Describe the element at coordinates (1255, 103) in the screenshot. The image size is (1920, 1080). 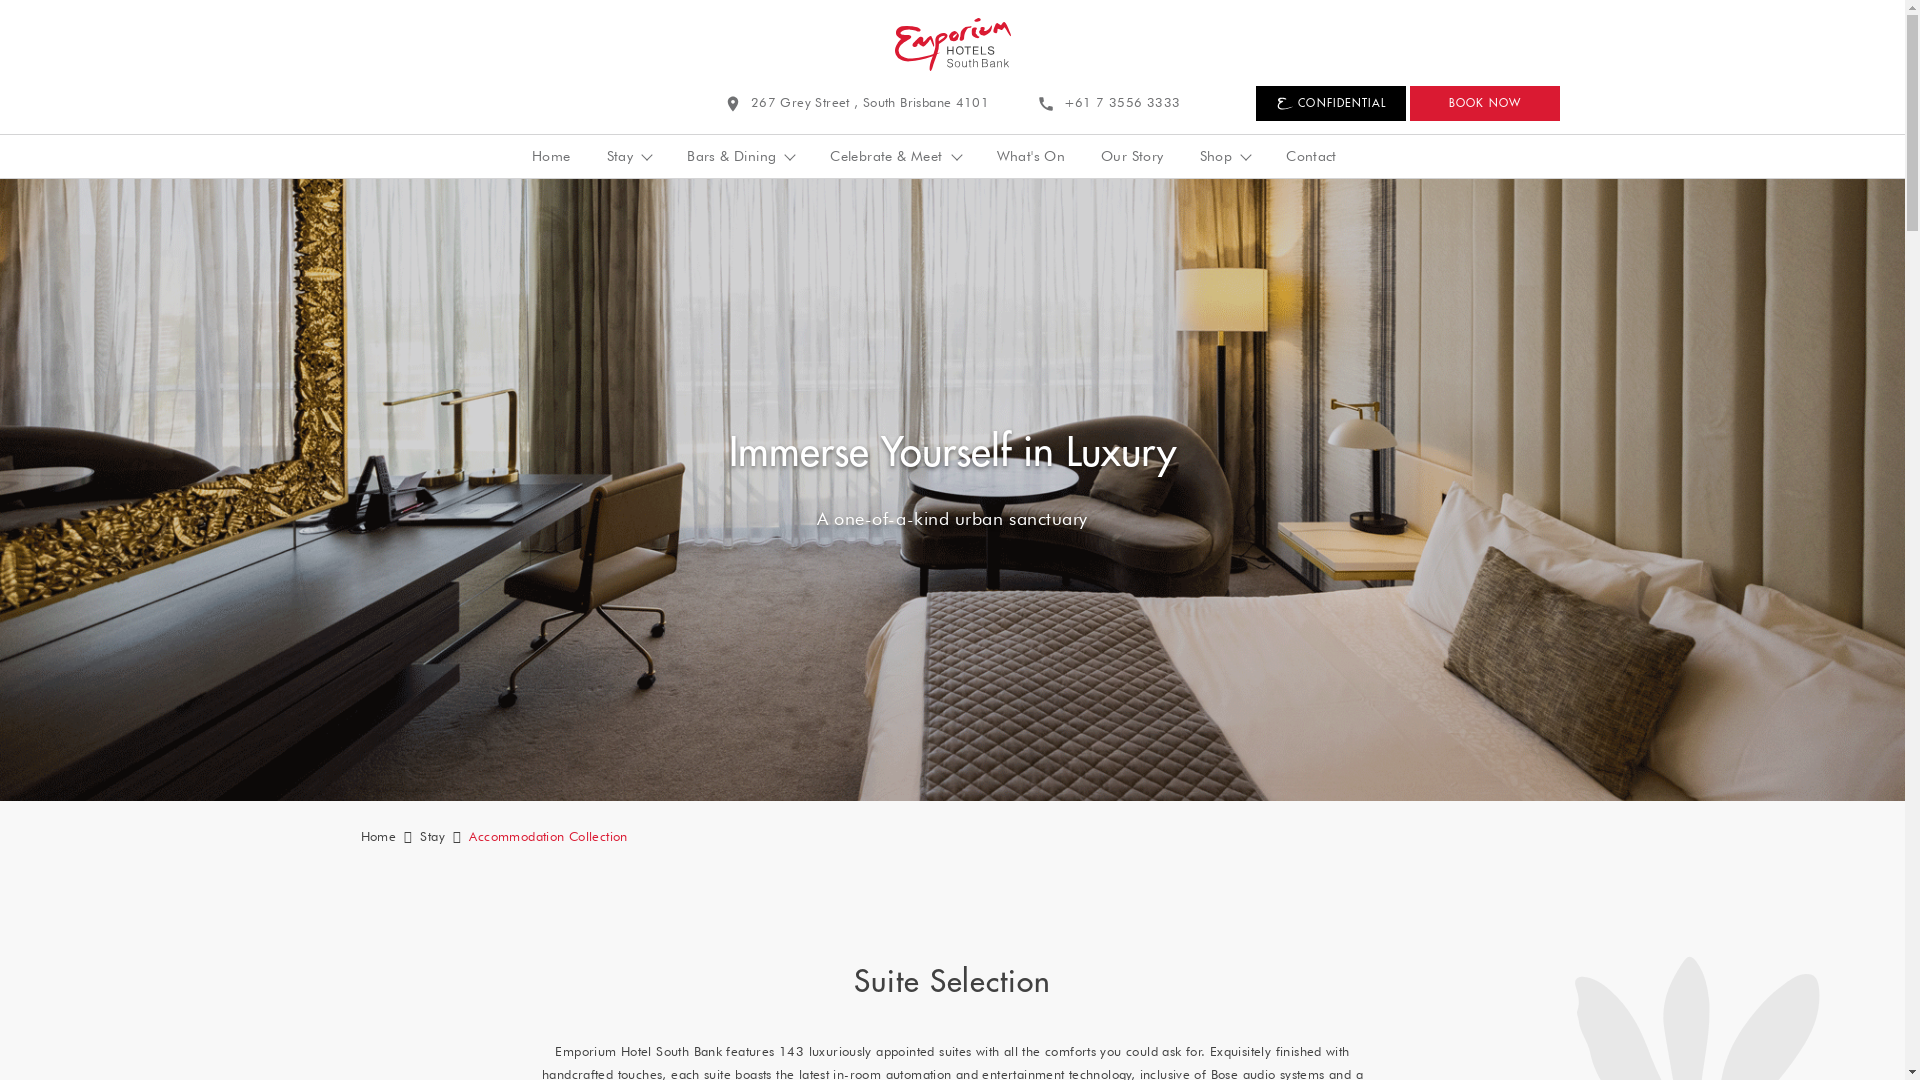
I see `'CONFIDENTIAL'` at that location.